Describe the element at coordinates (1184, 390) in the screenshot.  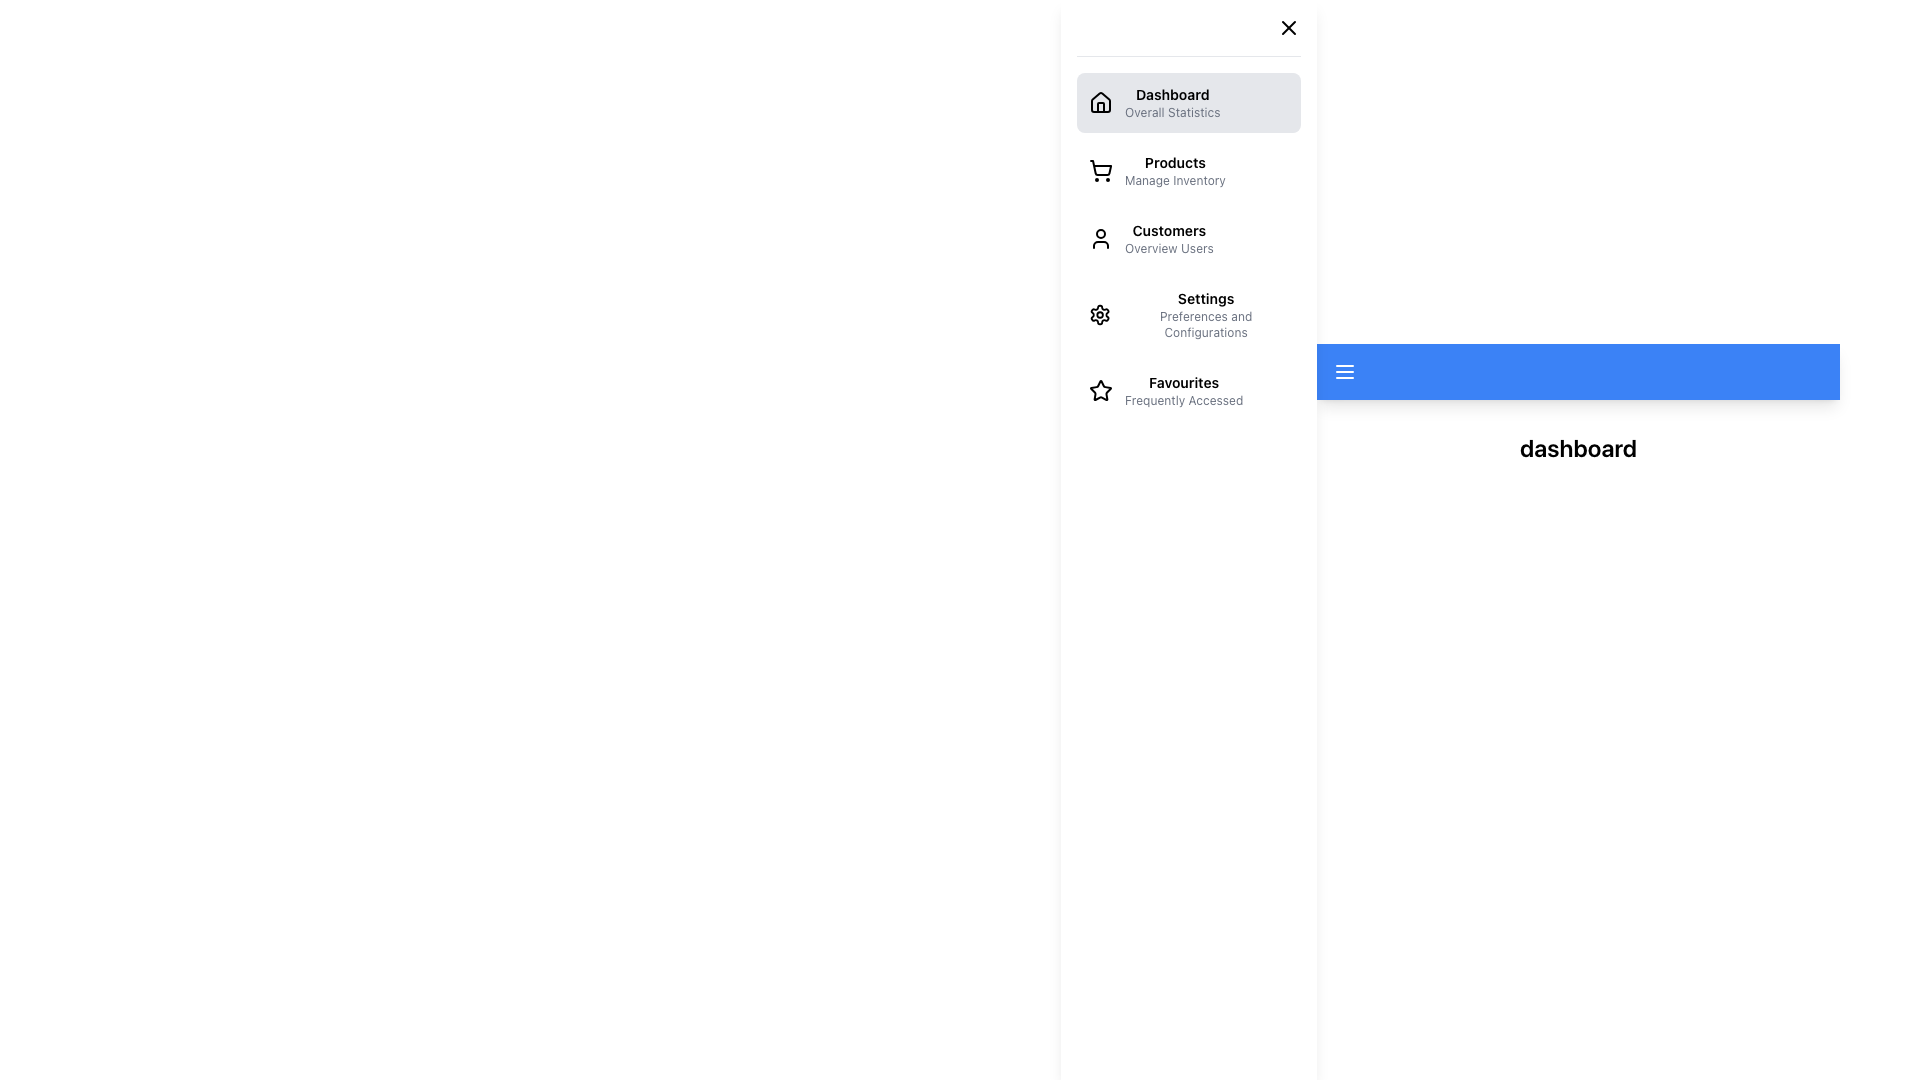
I see `the 'Favourites' text label with icon in the navigation menu` at that location.